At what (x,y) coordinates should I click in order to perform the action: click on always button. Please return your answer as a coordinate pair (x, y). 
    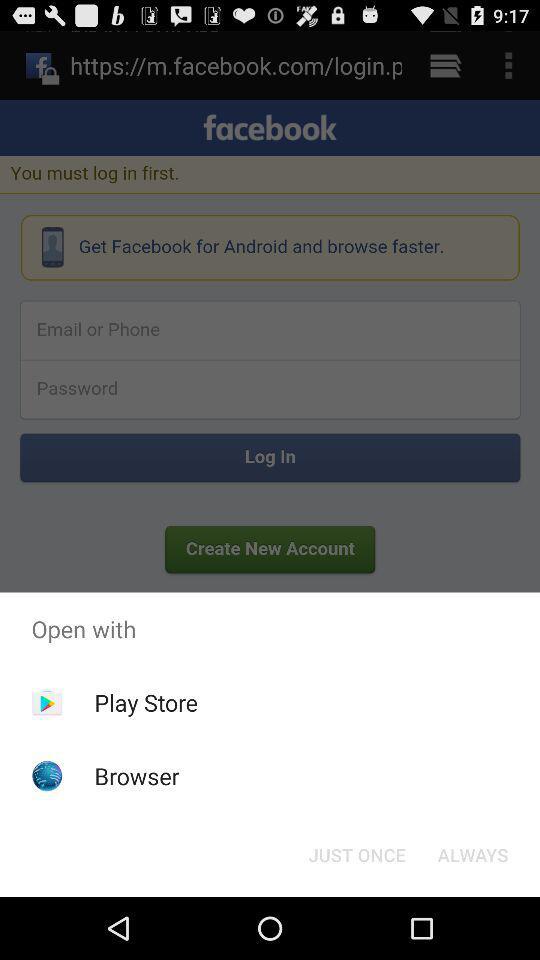
    Looking at the image, I should click on (472, 853).